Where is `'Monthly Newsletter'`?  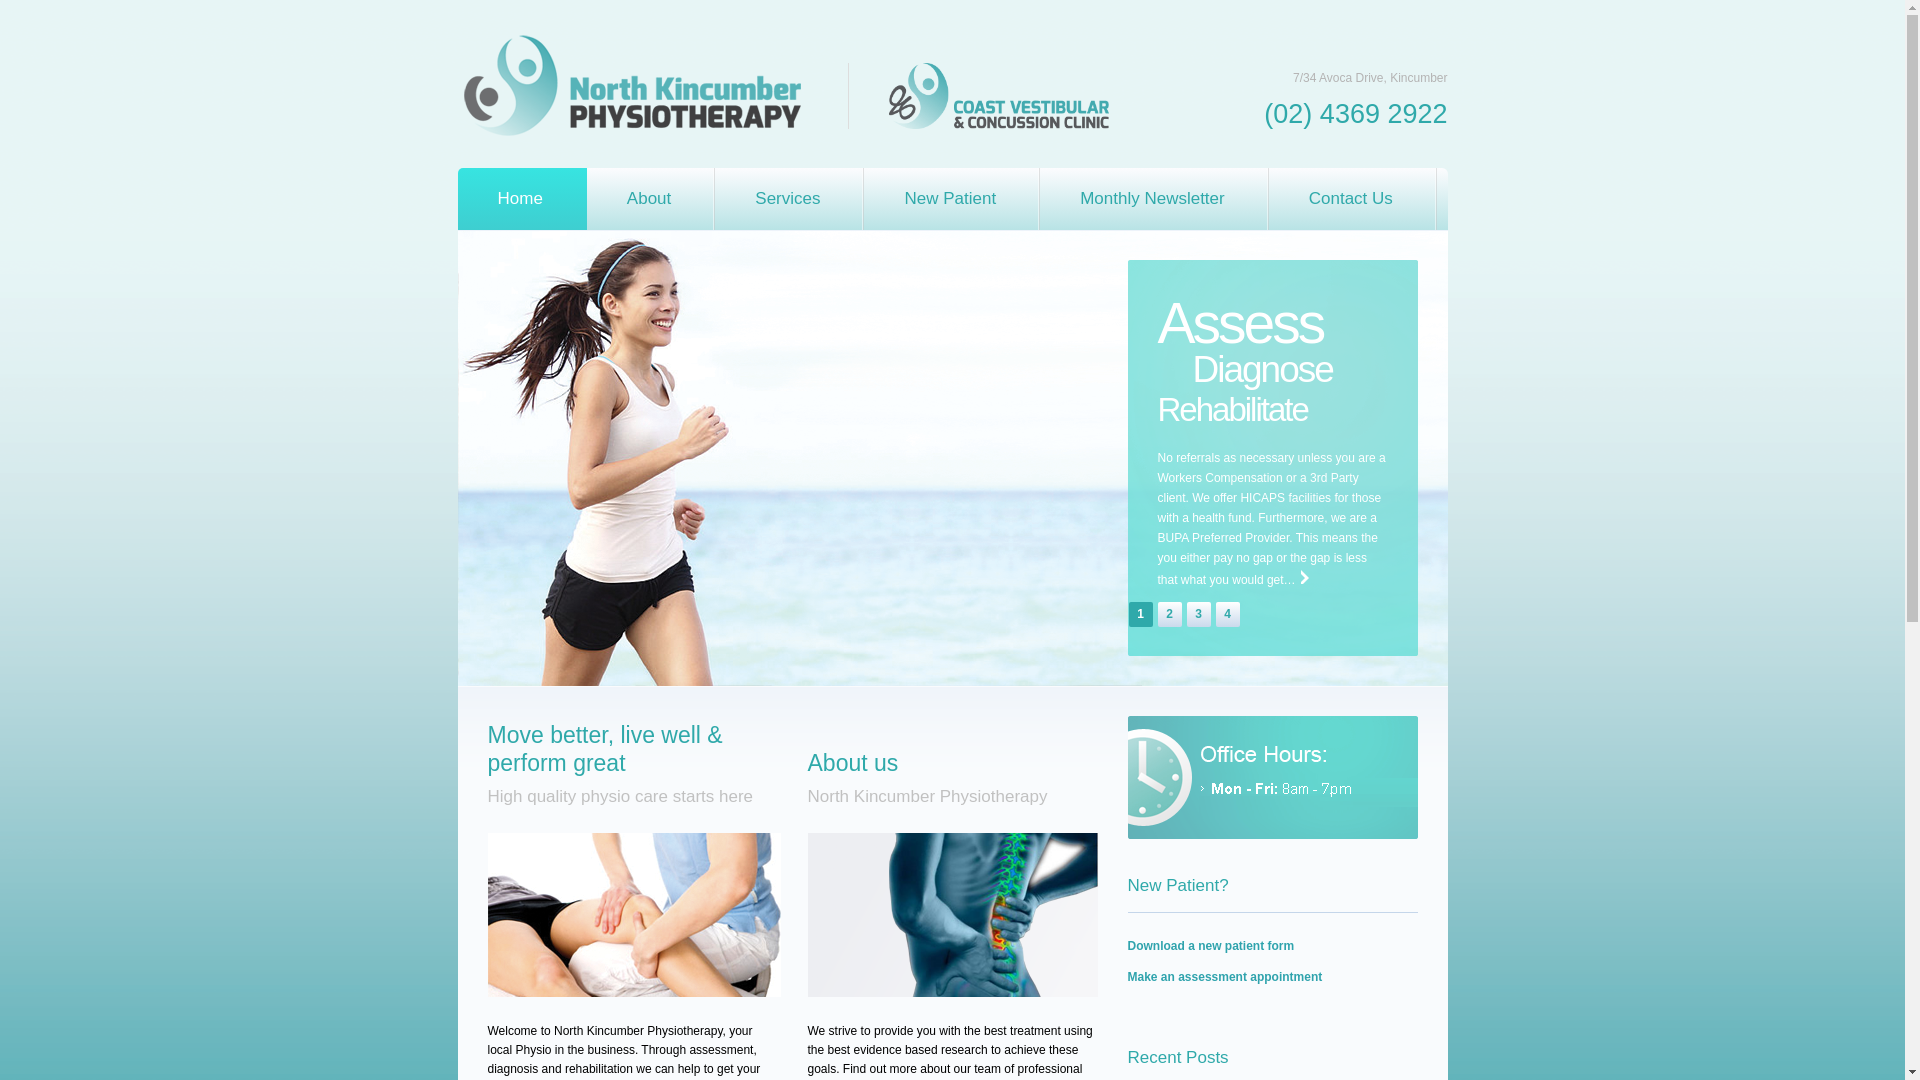 'Monthly Newsletter' is located at coordinates (1154, 199).